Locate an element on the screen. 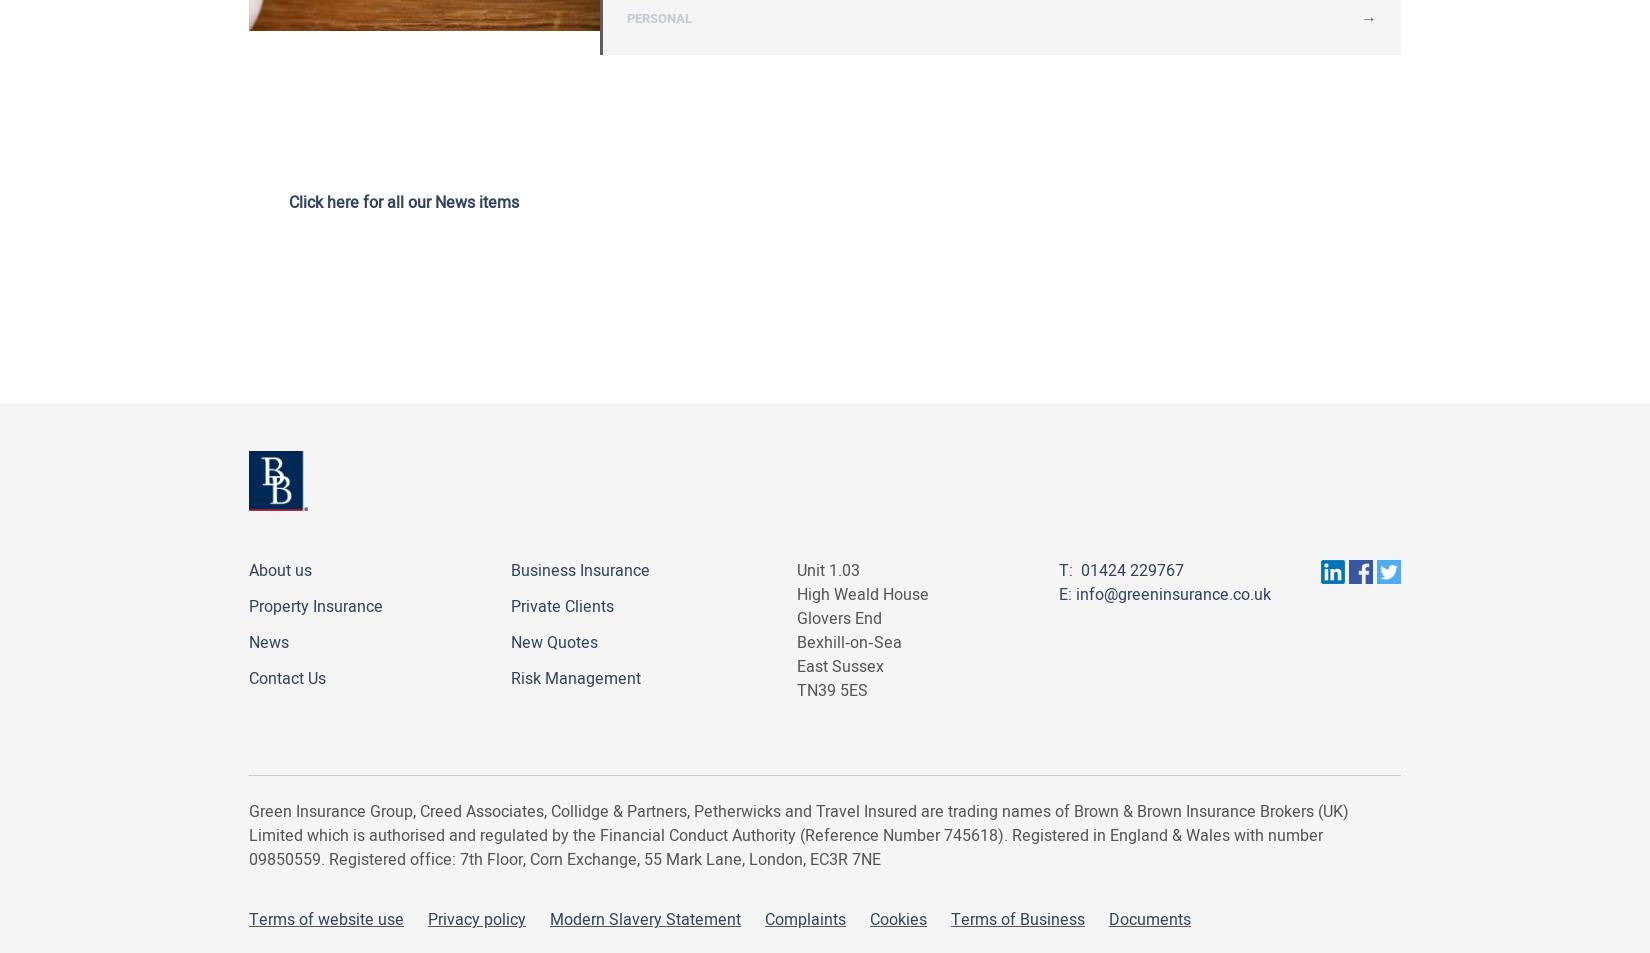 This screenshot has width=1650, height=953. 'Glovers End' is located at coordinates (839, 618).